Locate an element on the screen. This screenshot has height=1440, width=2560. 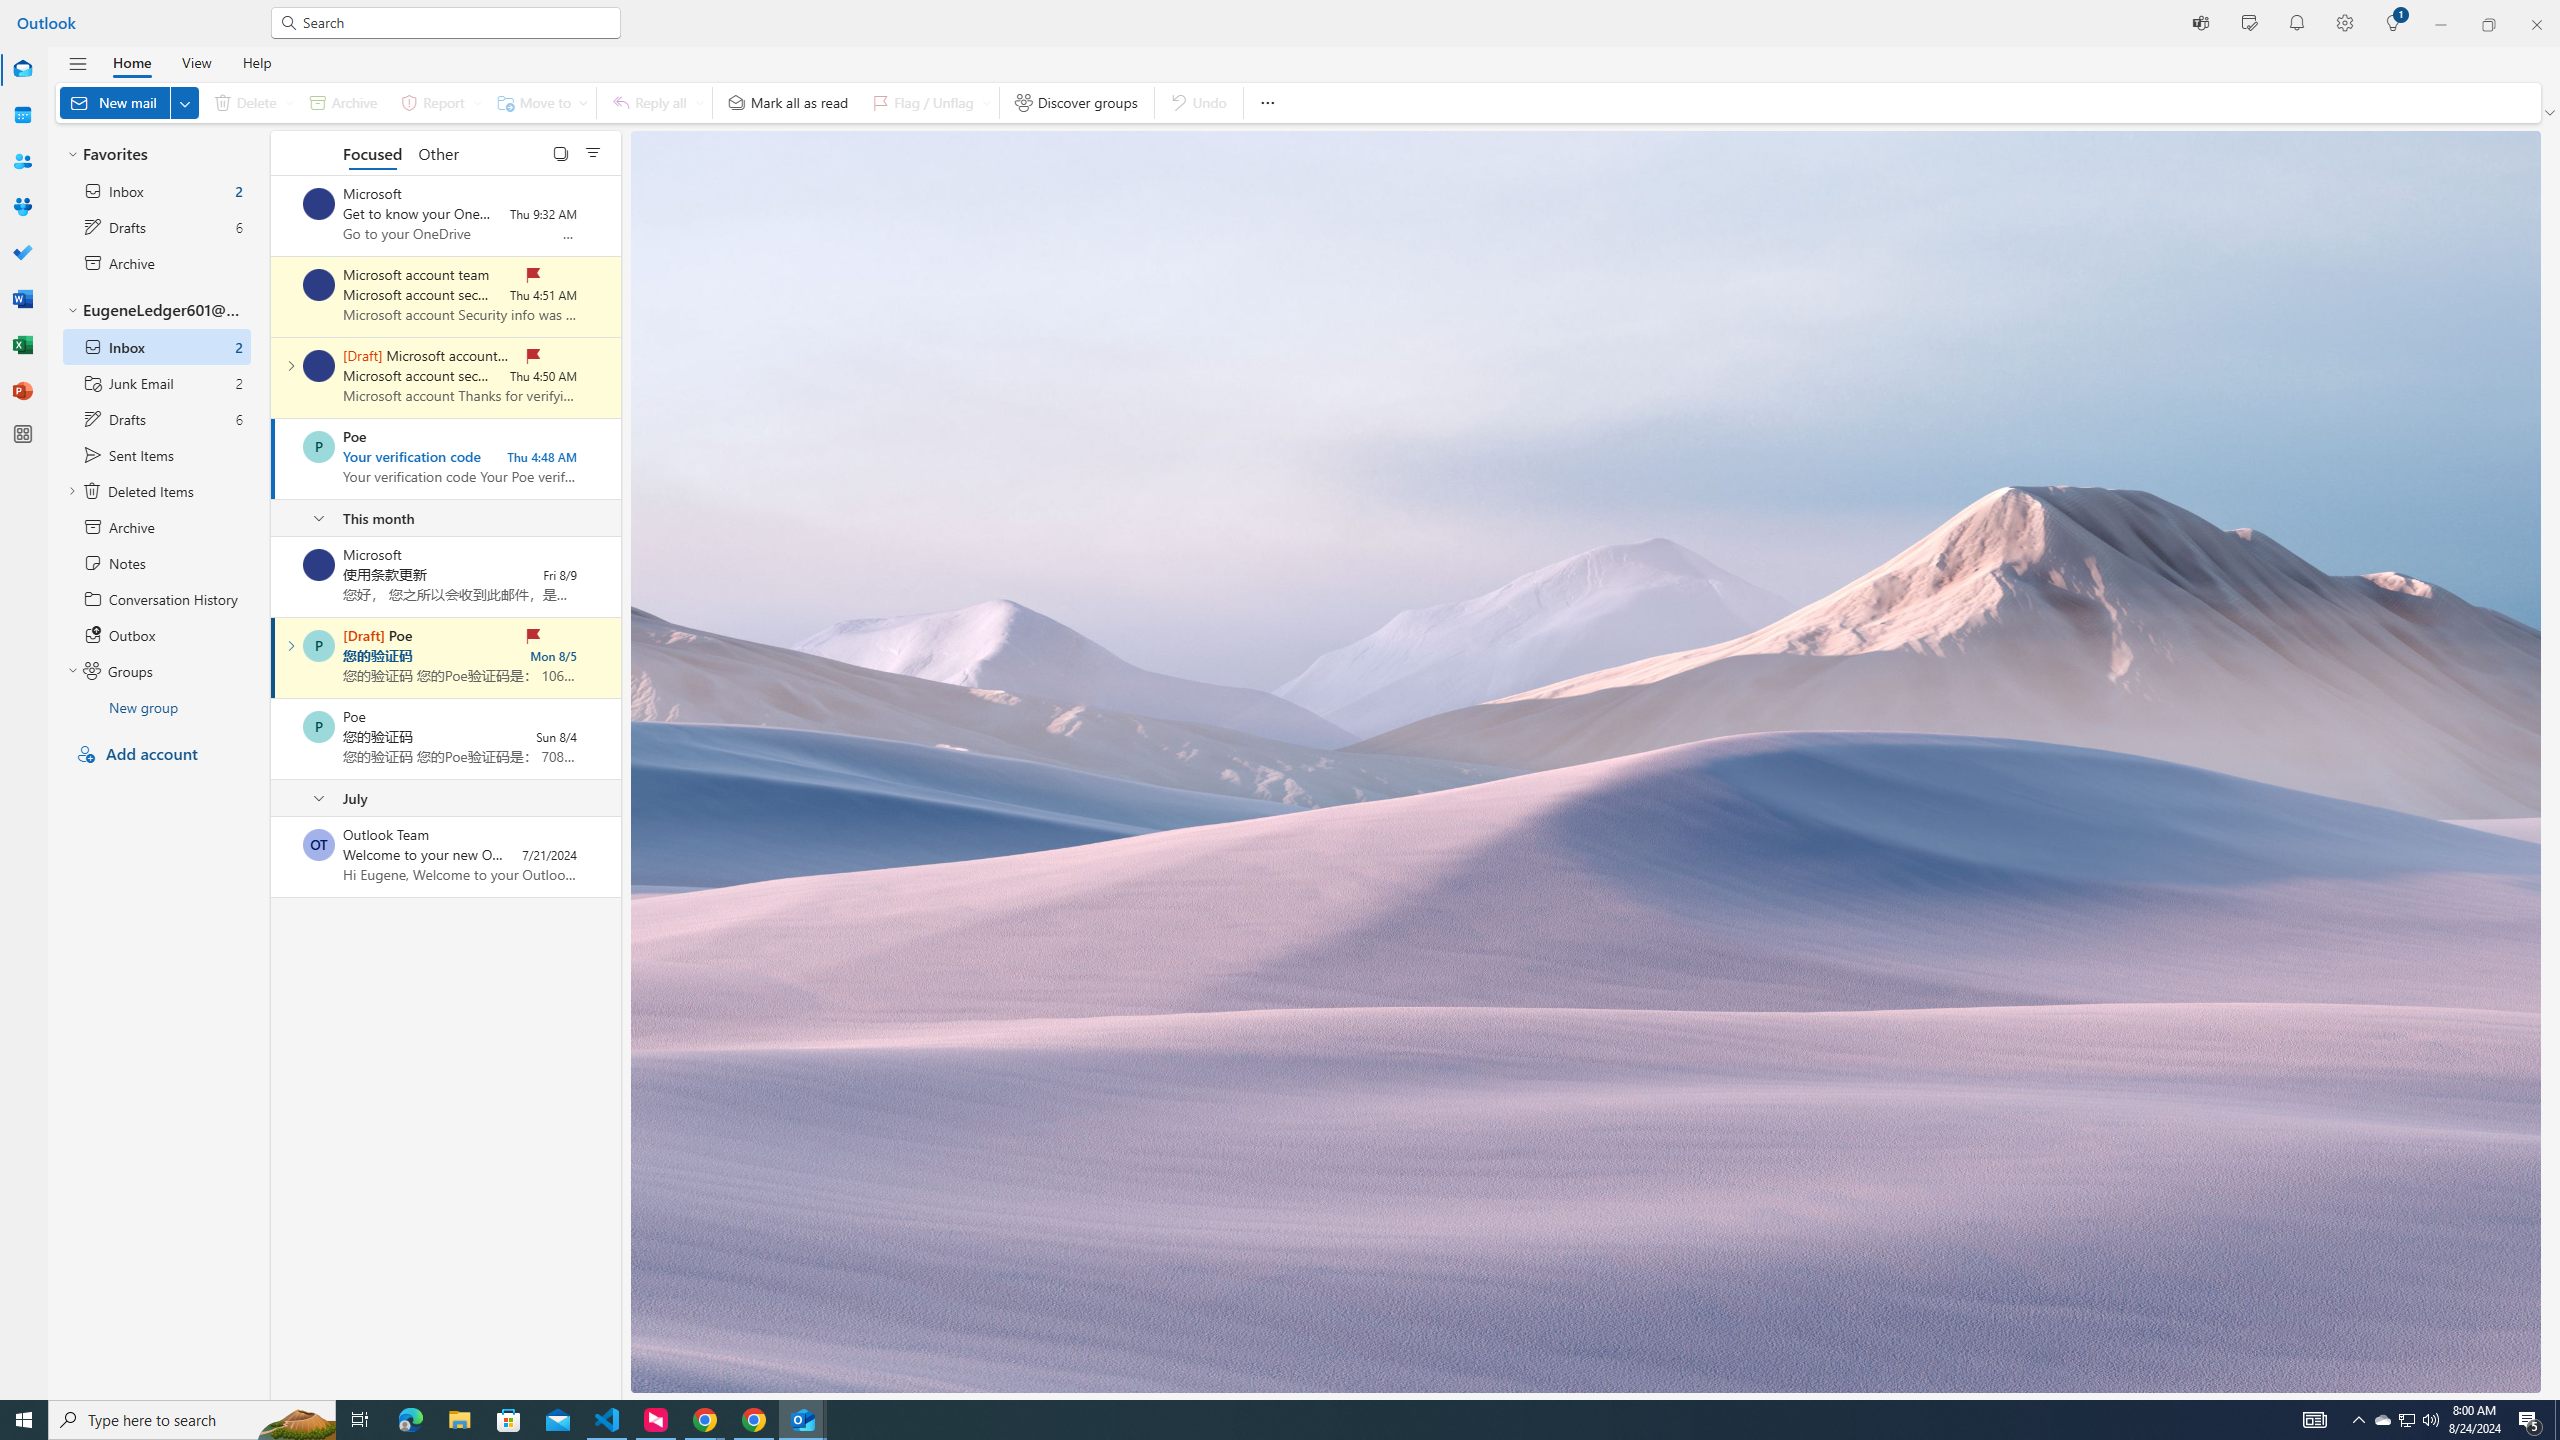
'Mark as unread' is located at coordinates (272, 855).